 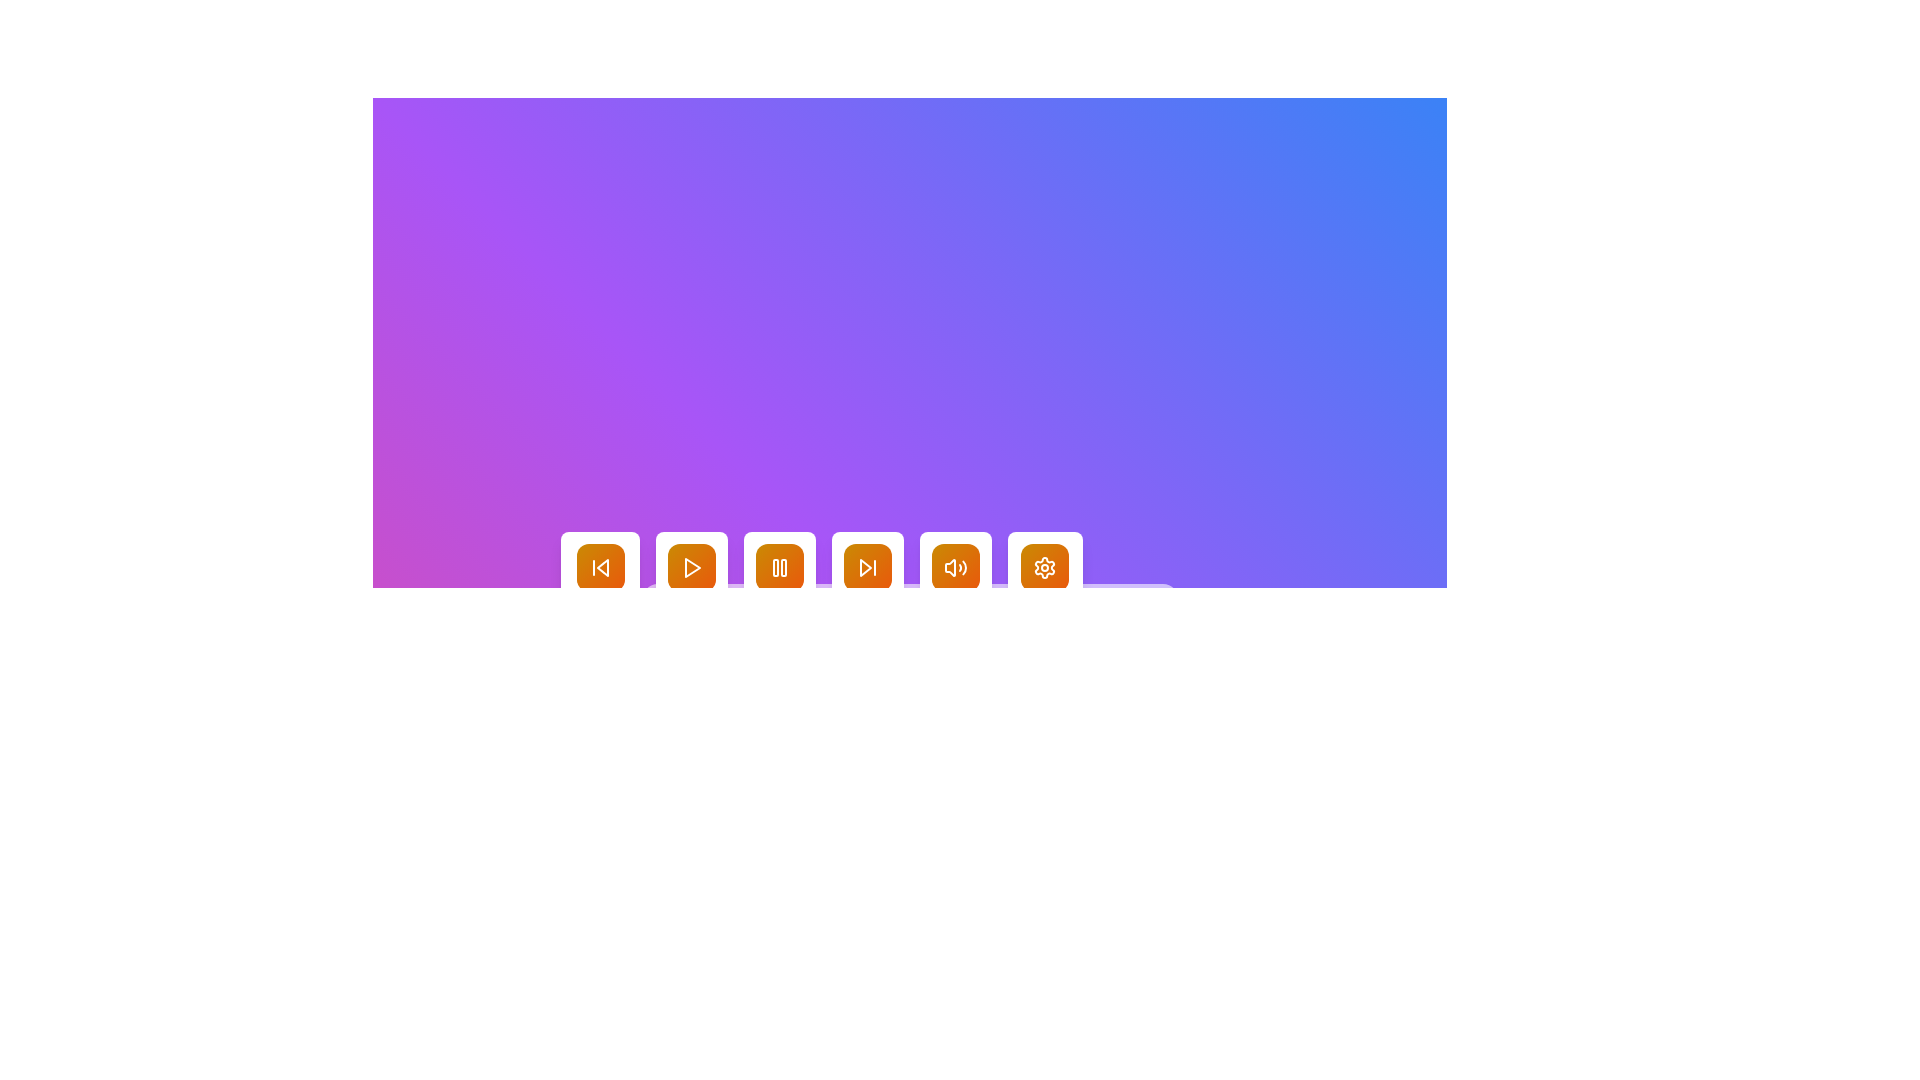 What do you see at coordinates (821, 582) in the screenshot?
I see `the vibrant yellow-orange gradient button with two vertical bar icons representing the 'Pause' symbol` at bounding box center [821, 582].